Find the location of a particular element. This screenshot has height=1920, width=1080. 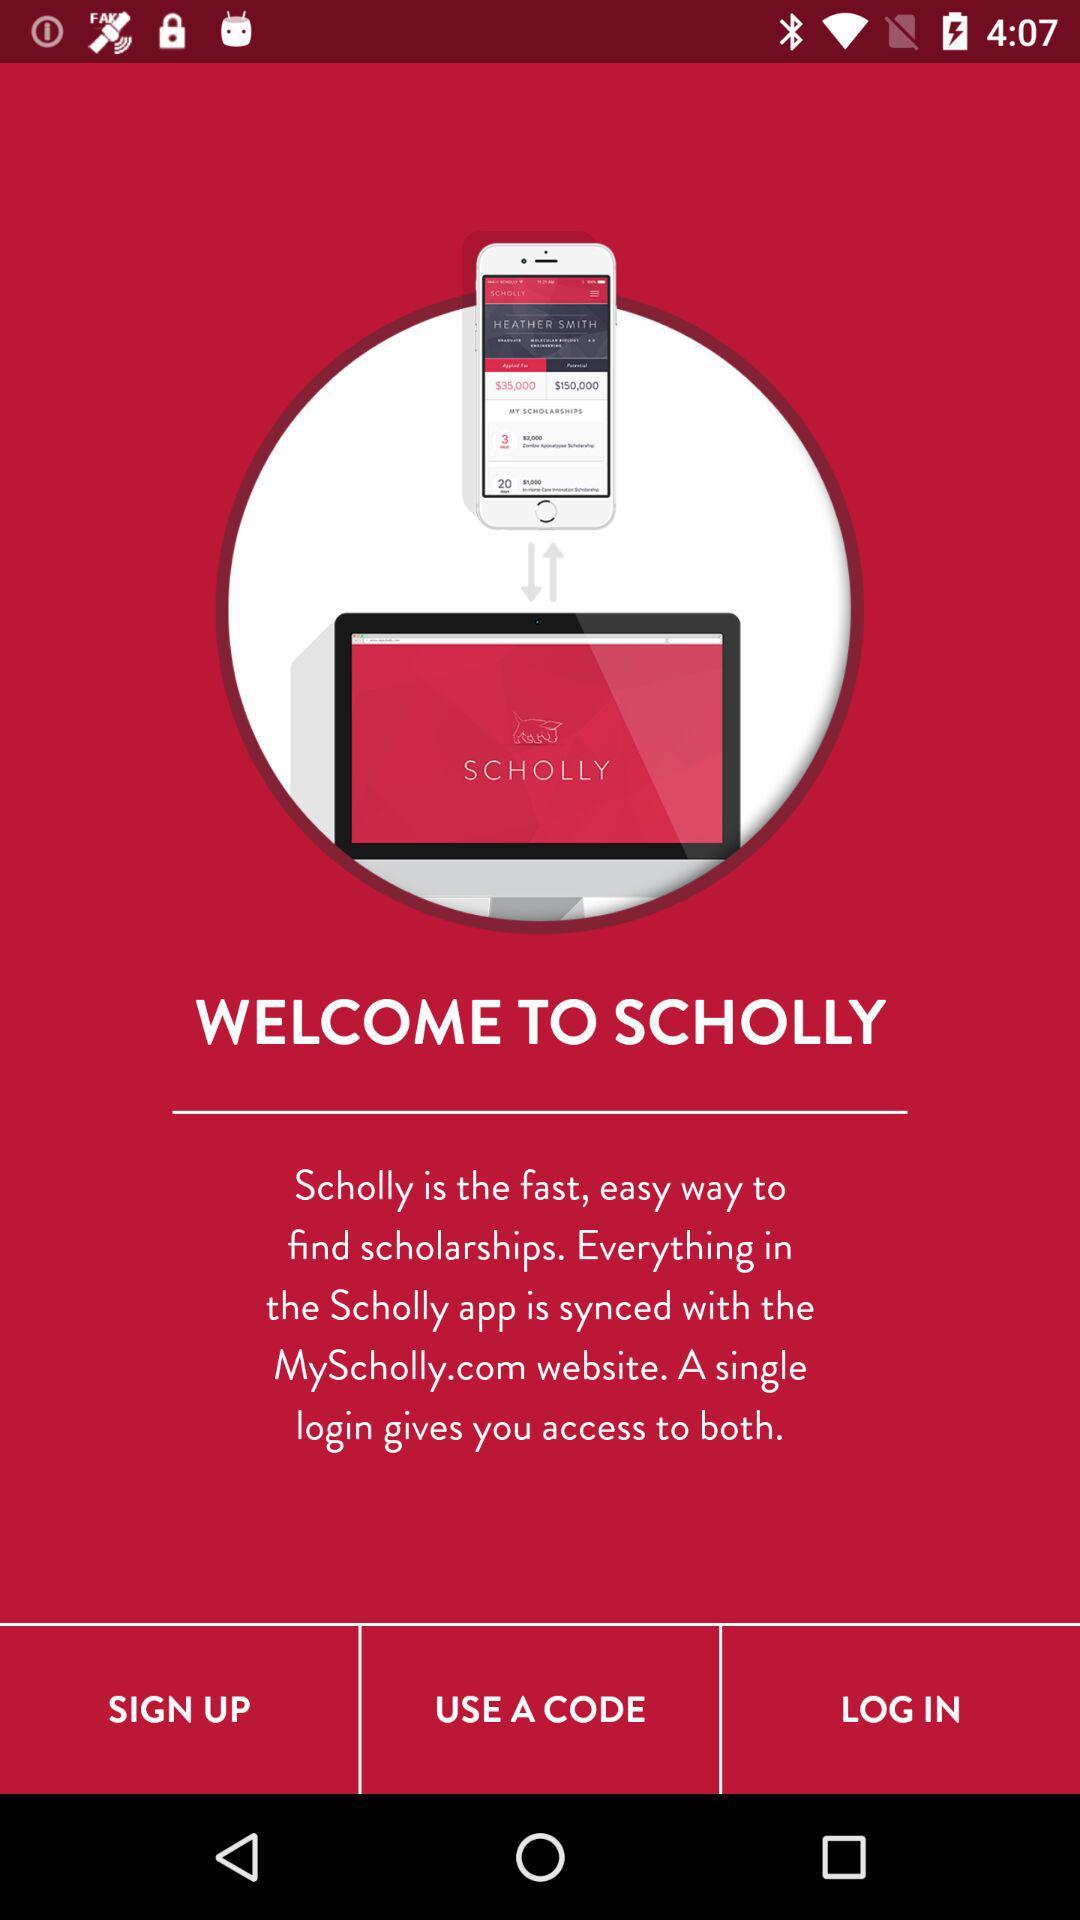

sign up is located at coordinates (178, 1708).